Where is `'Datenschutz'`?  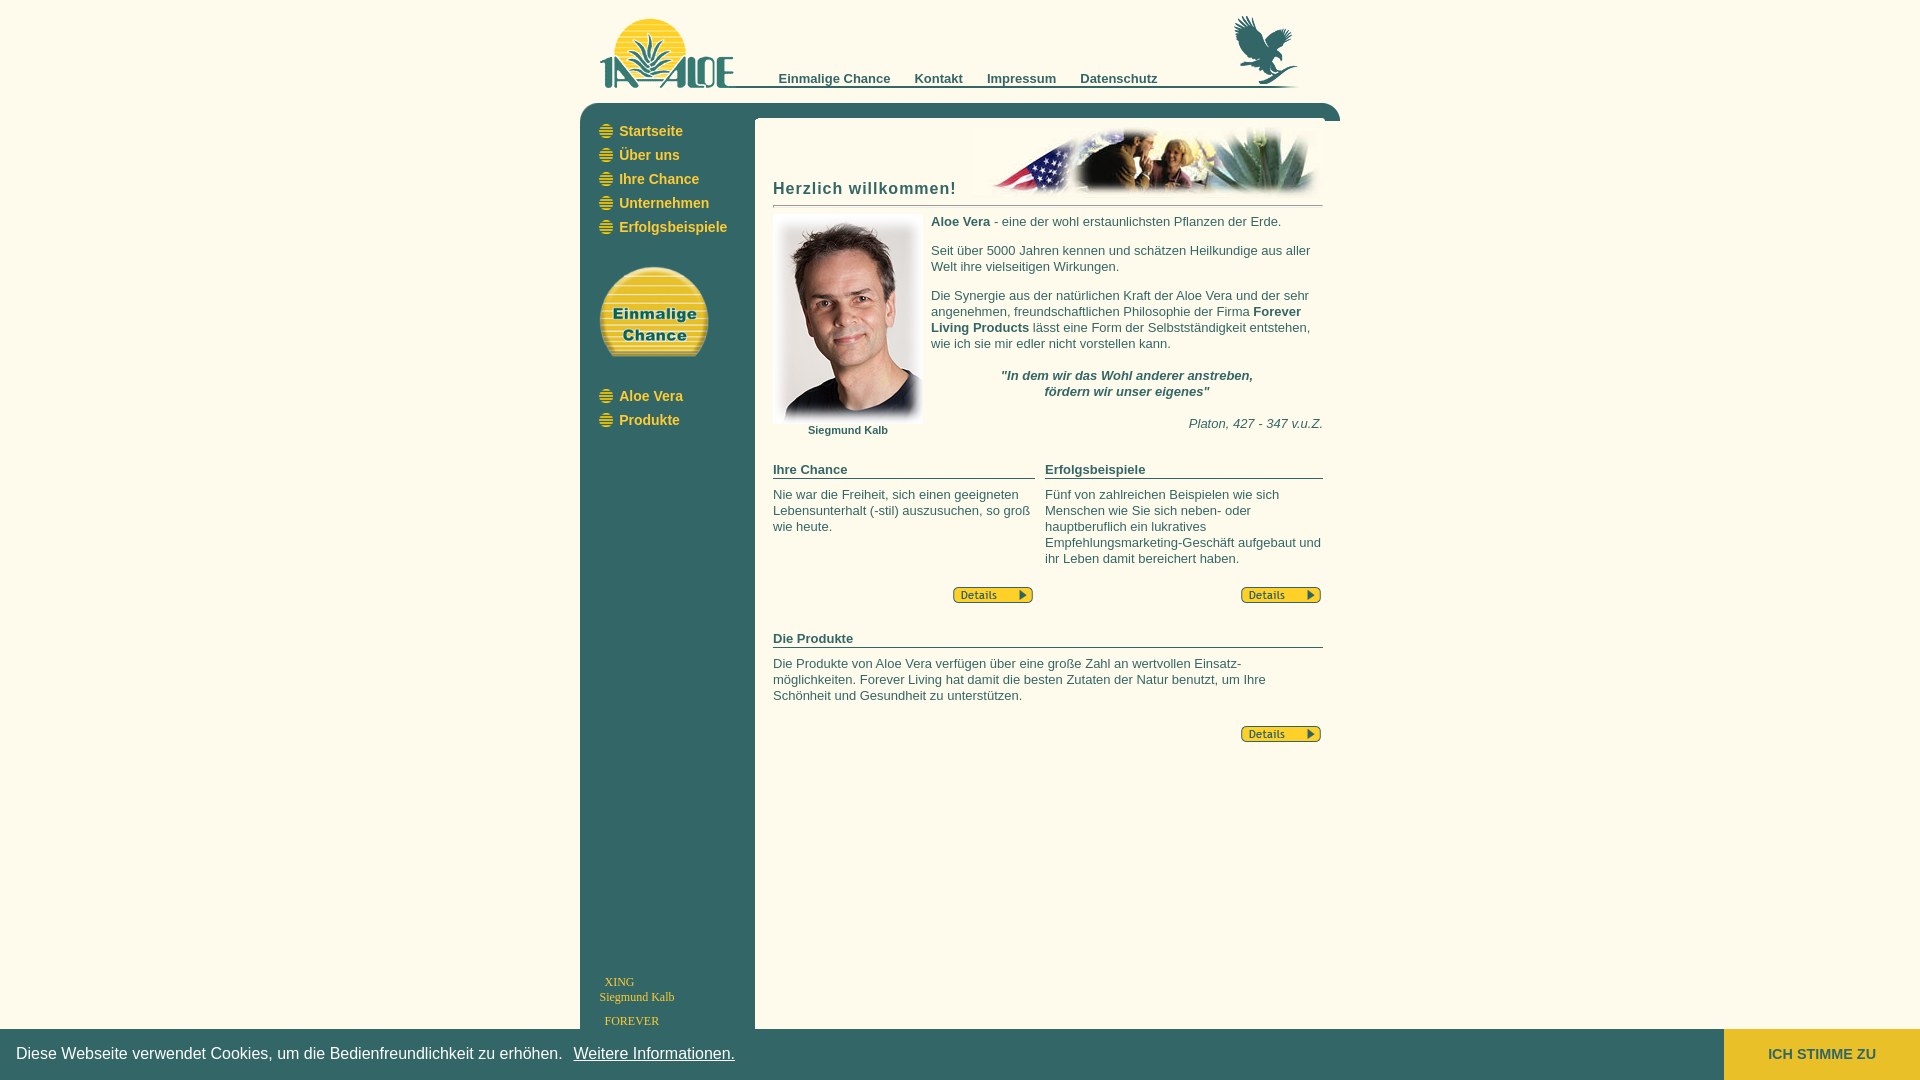
'Datenschutz' is located at coordinates (1117, 77).